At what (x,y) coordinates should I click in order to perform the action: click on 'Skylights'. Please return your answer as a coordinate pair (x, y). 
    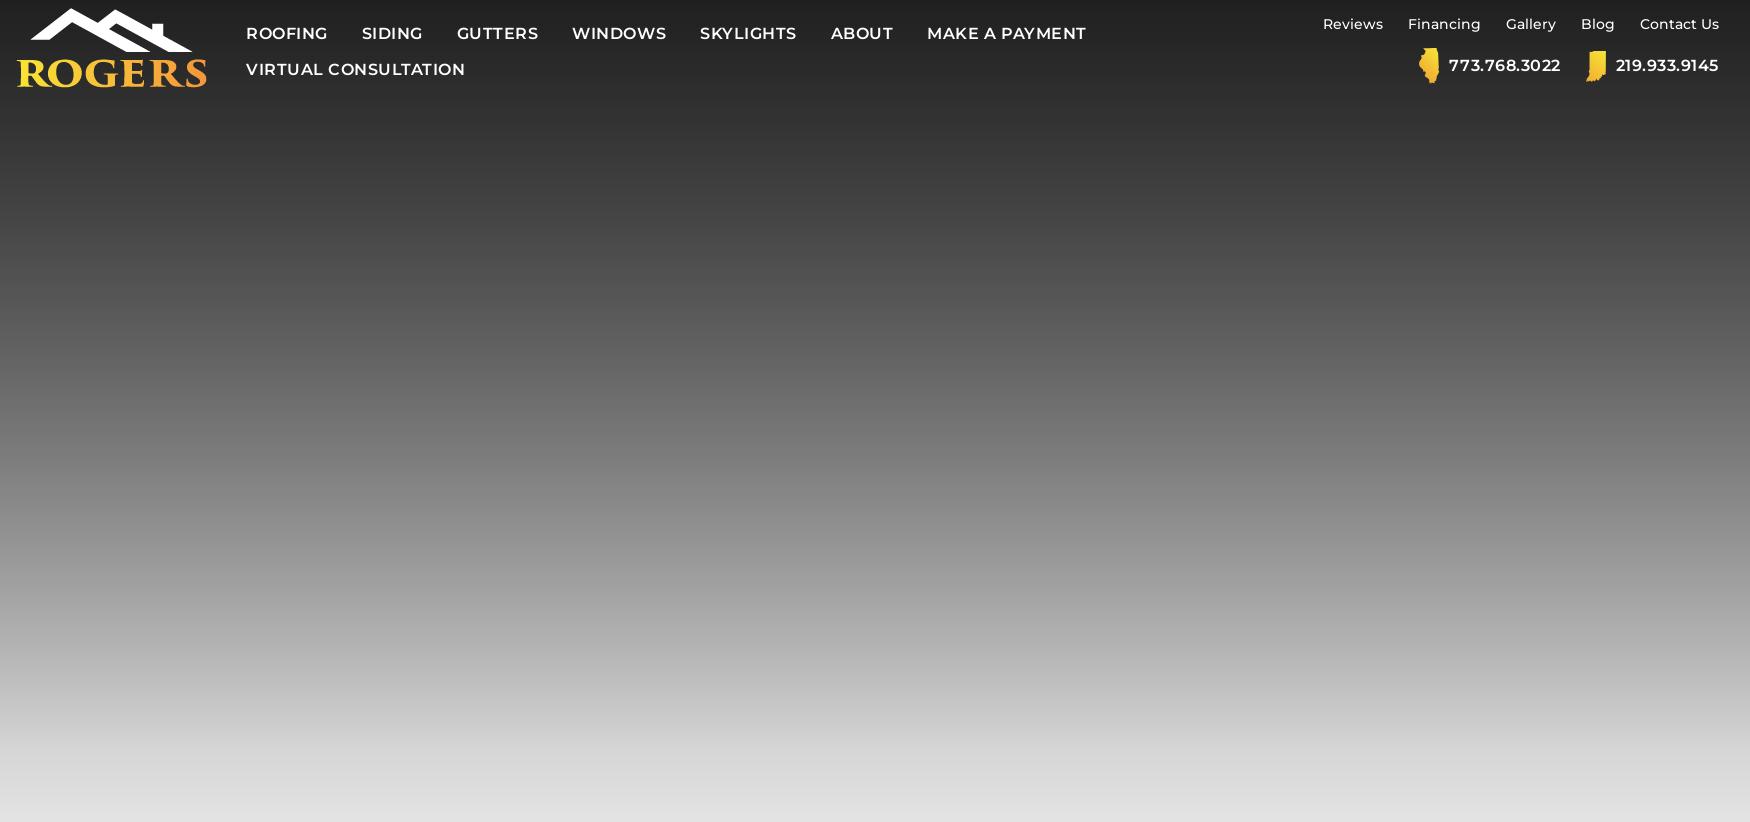
    Looking at the image, I should click on (700, 32).